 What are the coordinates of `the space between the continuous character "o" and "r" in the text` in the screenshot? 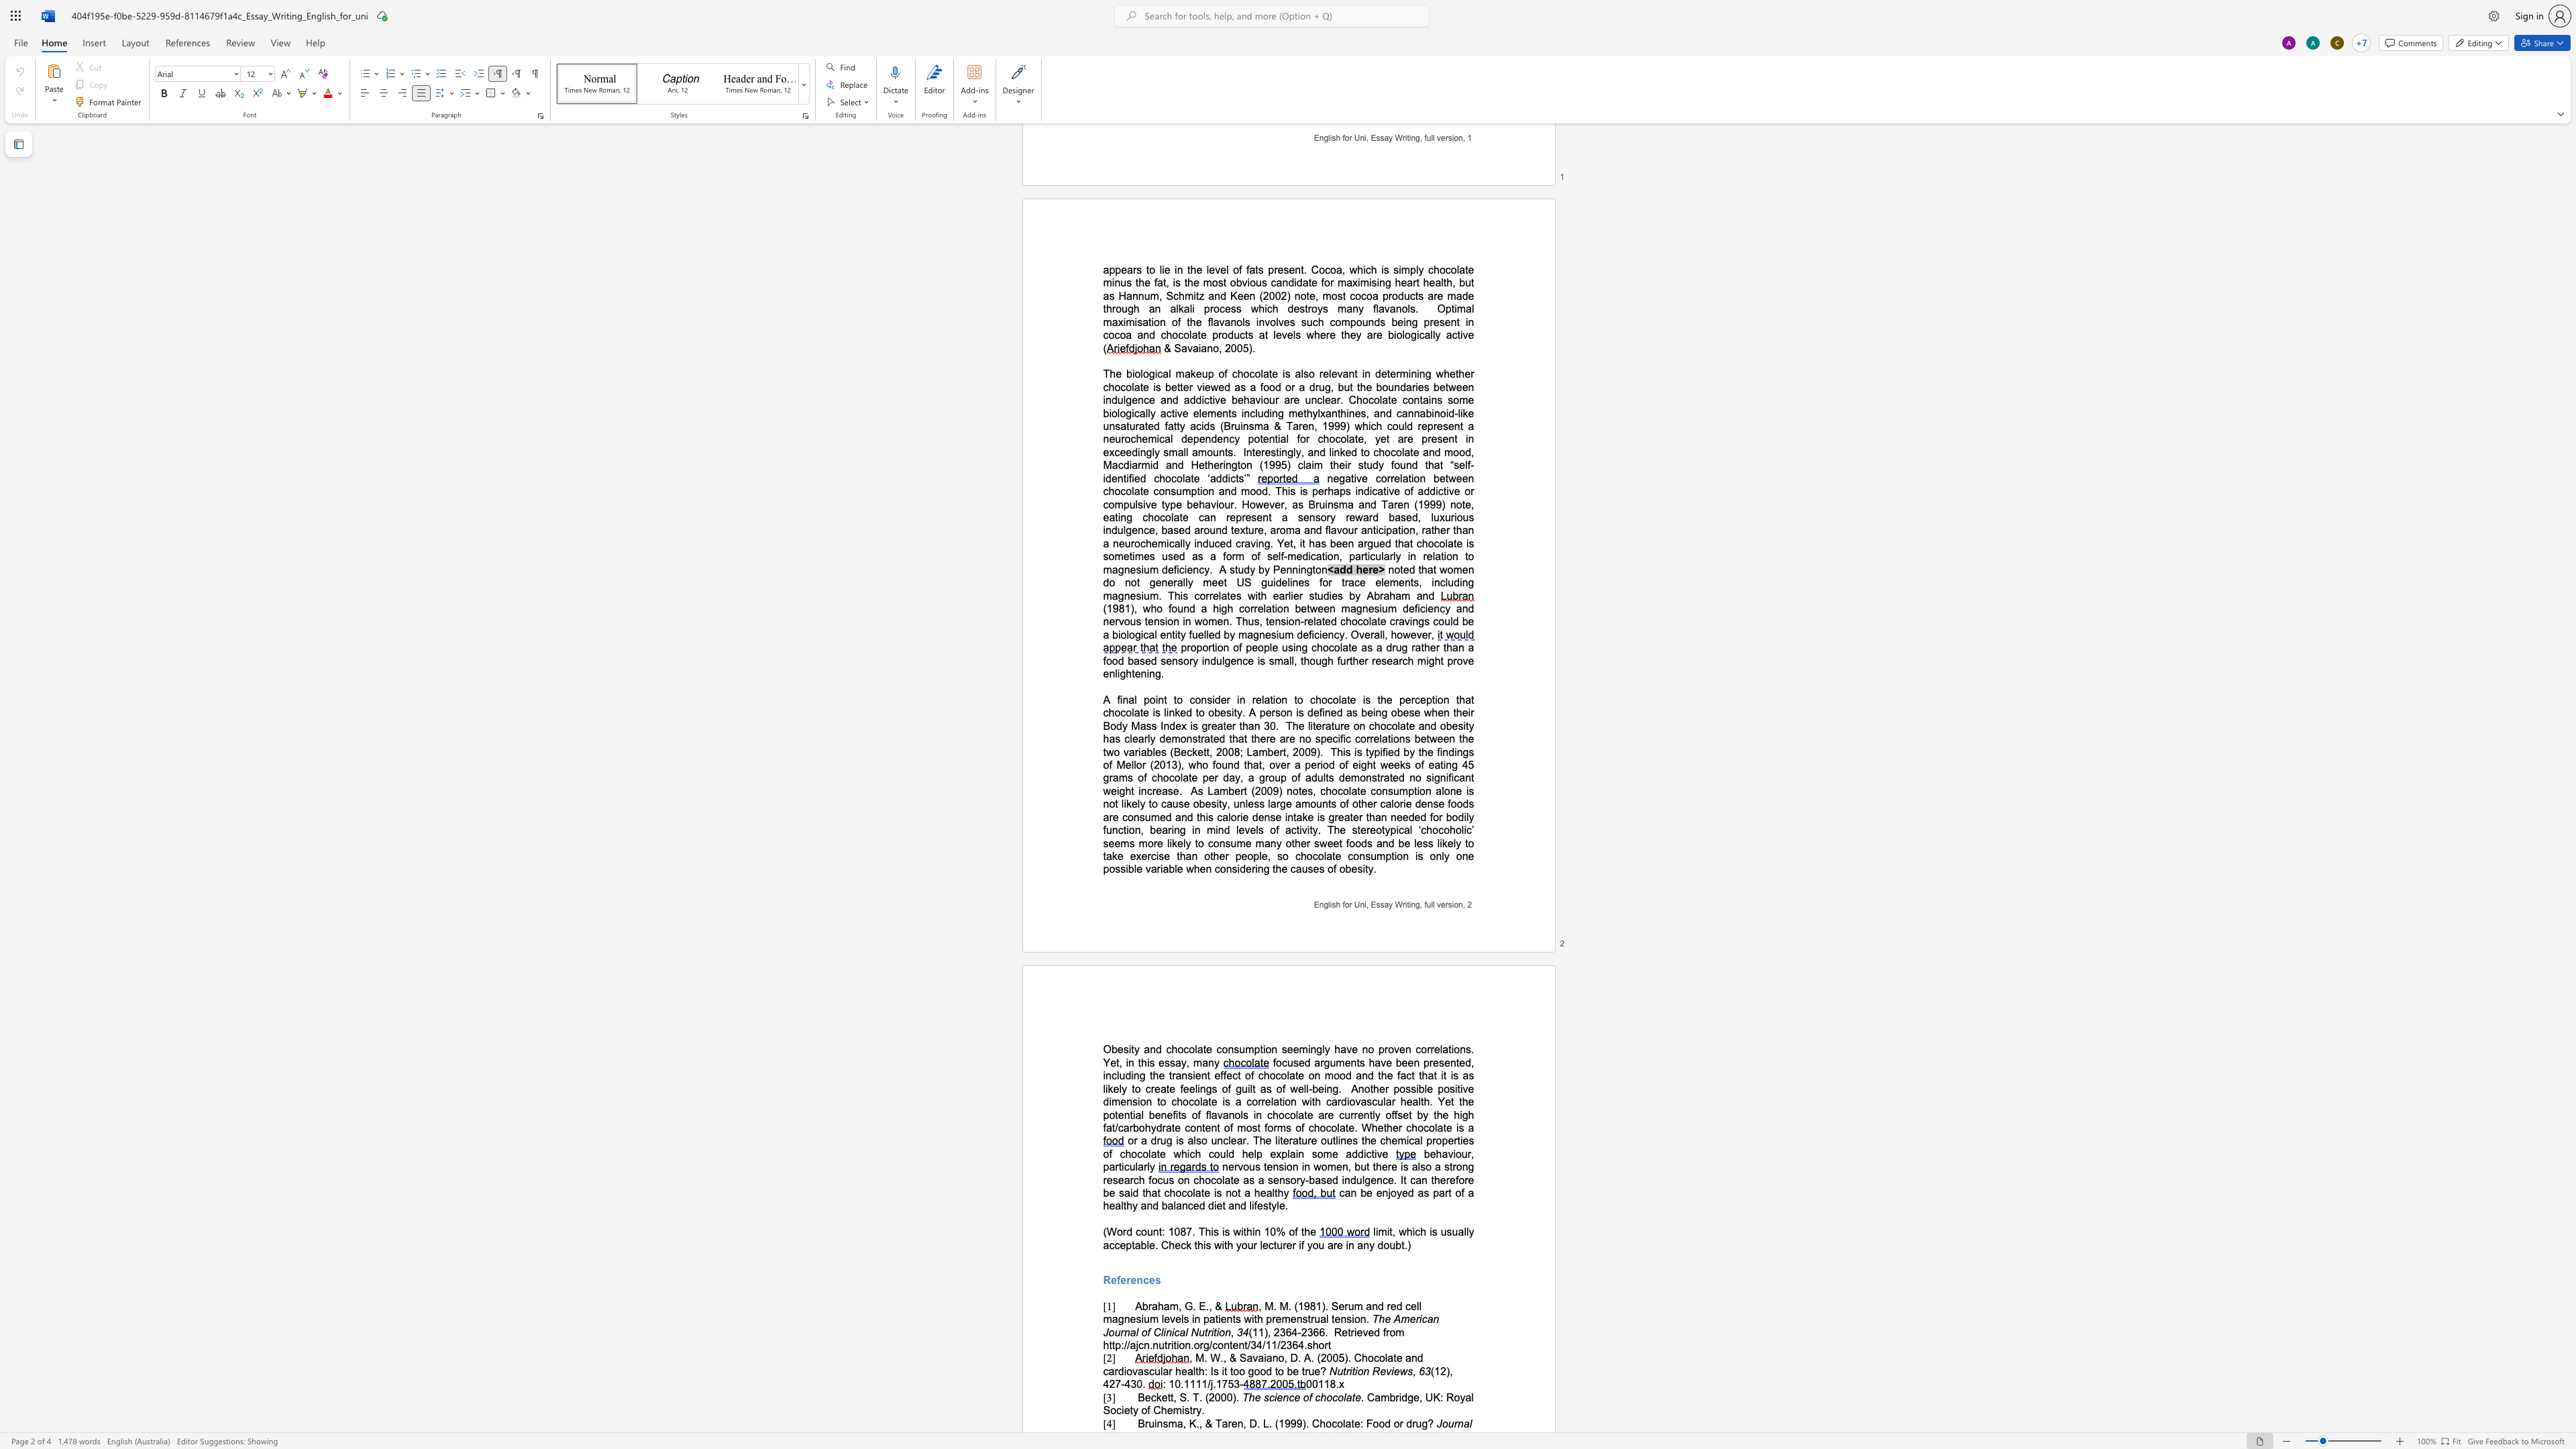 It's located at (1348, 904).